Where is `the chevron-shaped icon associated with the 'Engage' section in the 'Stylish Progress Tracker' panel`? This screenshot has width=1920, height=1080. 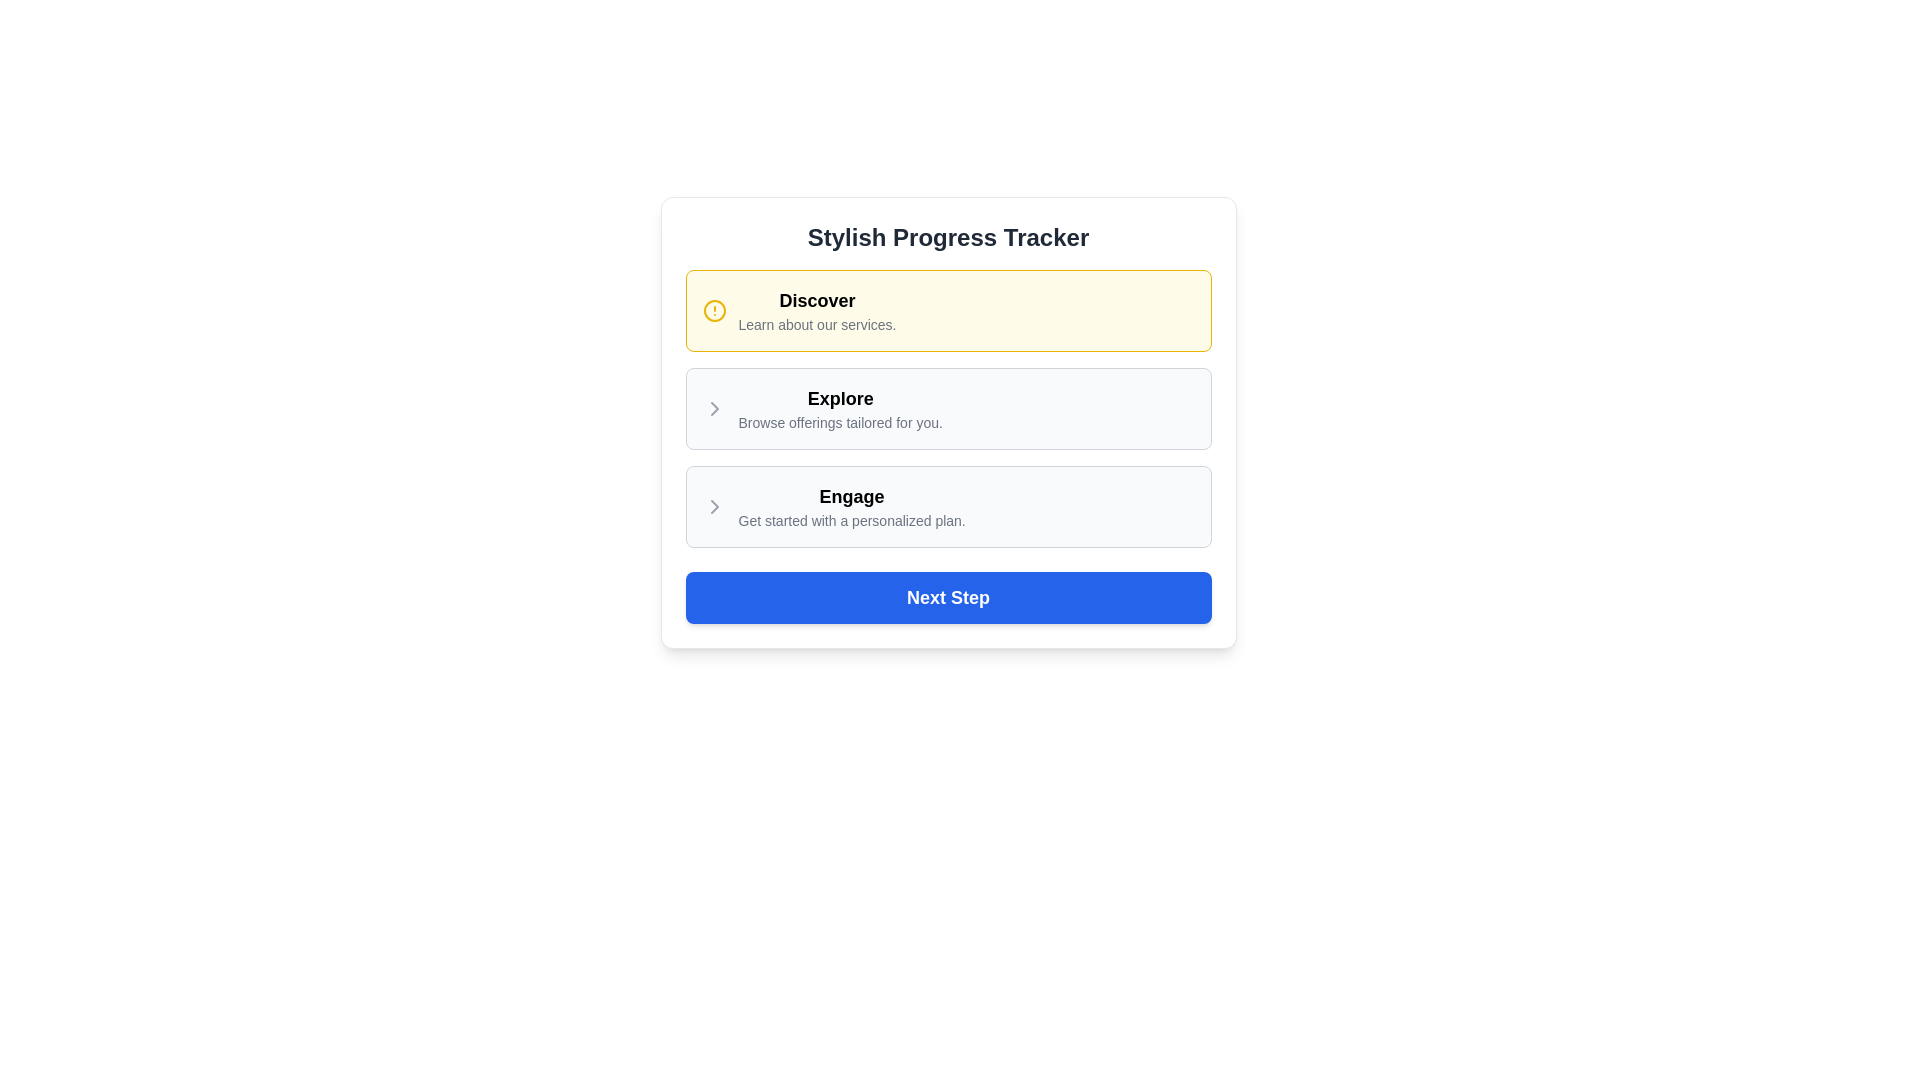 the chevron-shaped icon associated with the 'Engage' section in the 'Stylish Progress Tracker' panel is located at coordinates (714, 407).